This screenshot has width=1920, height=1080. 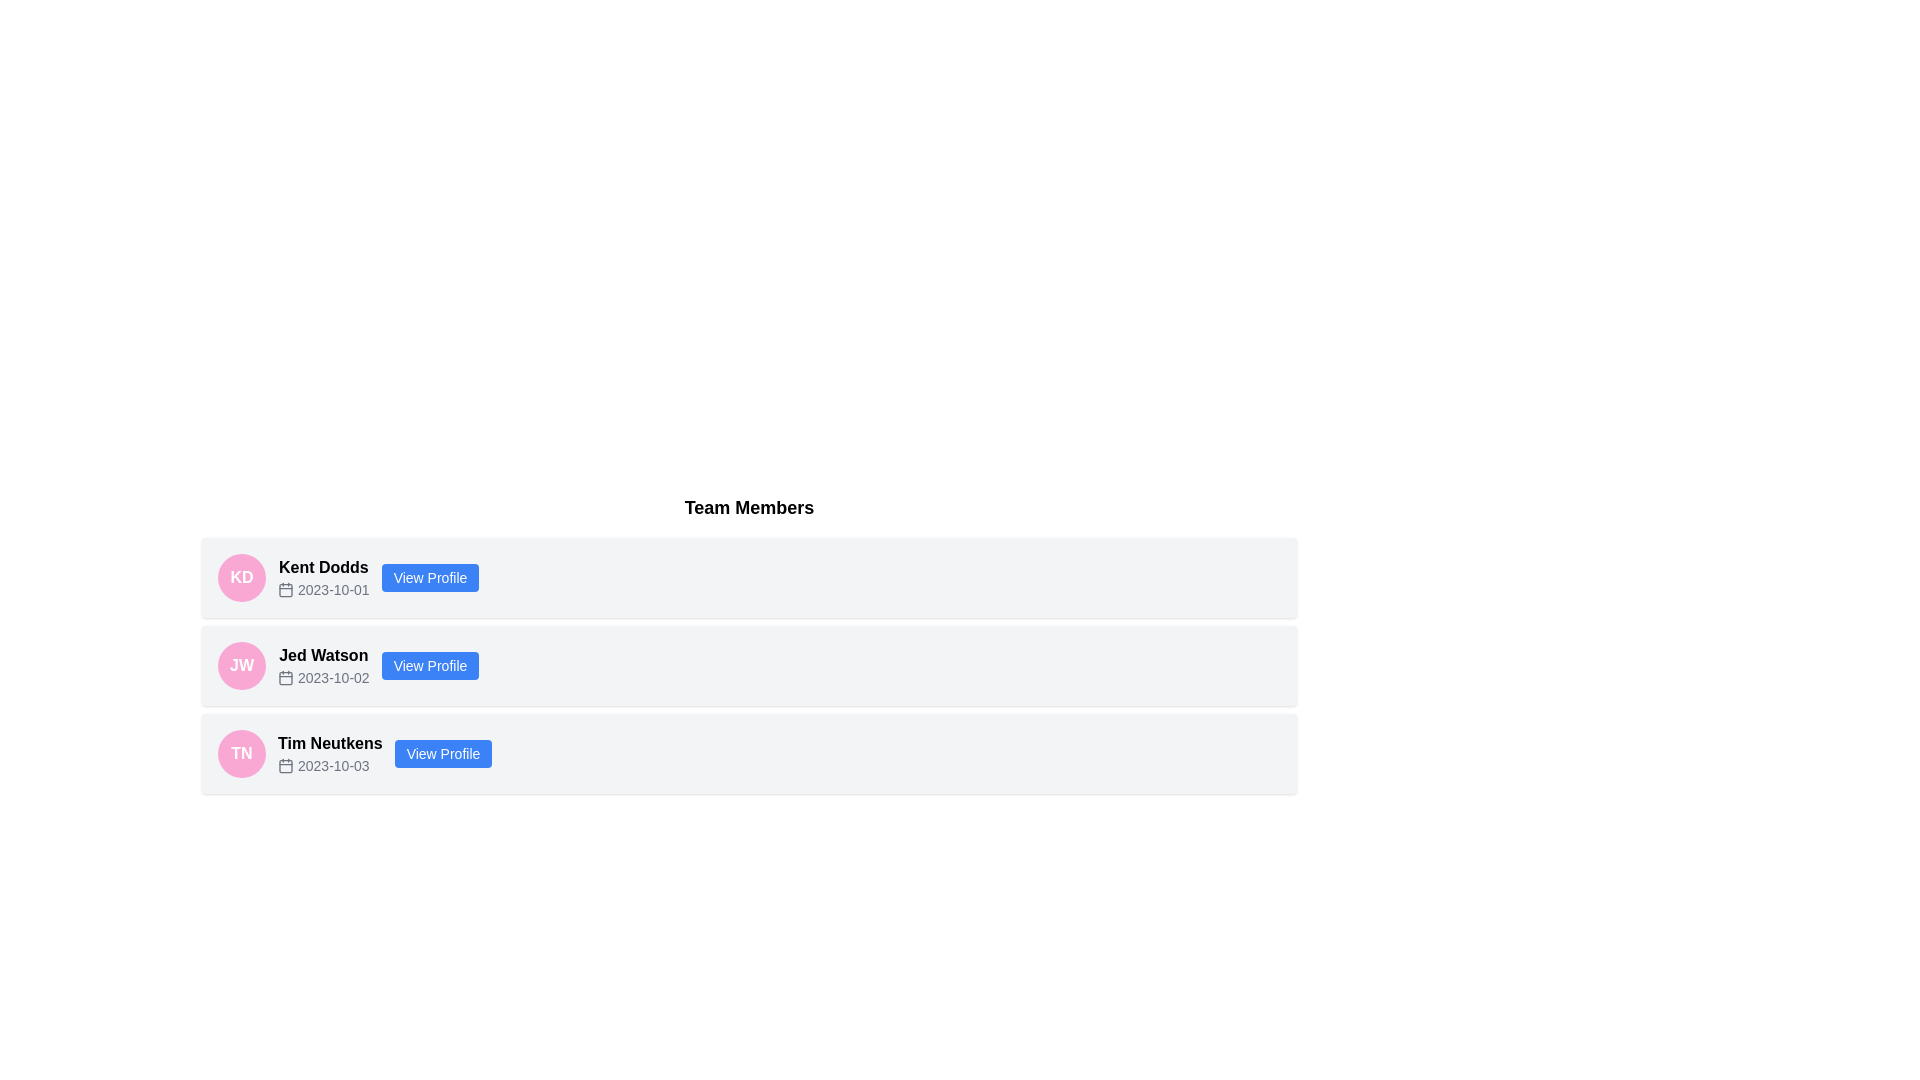 I want to click on the decorative shape within the SVG calendar icon, which is centrally positioned to the left of the date text in the second list item, so click(x=285, y=677).